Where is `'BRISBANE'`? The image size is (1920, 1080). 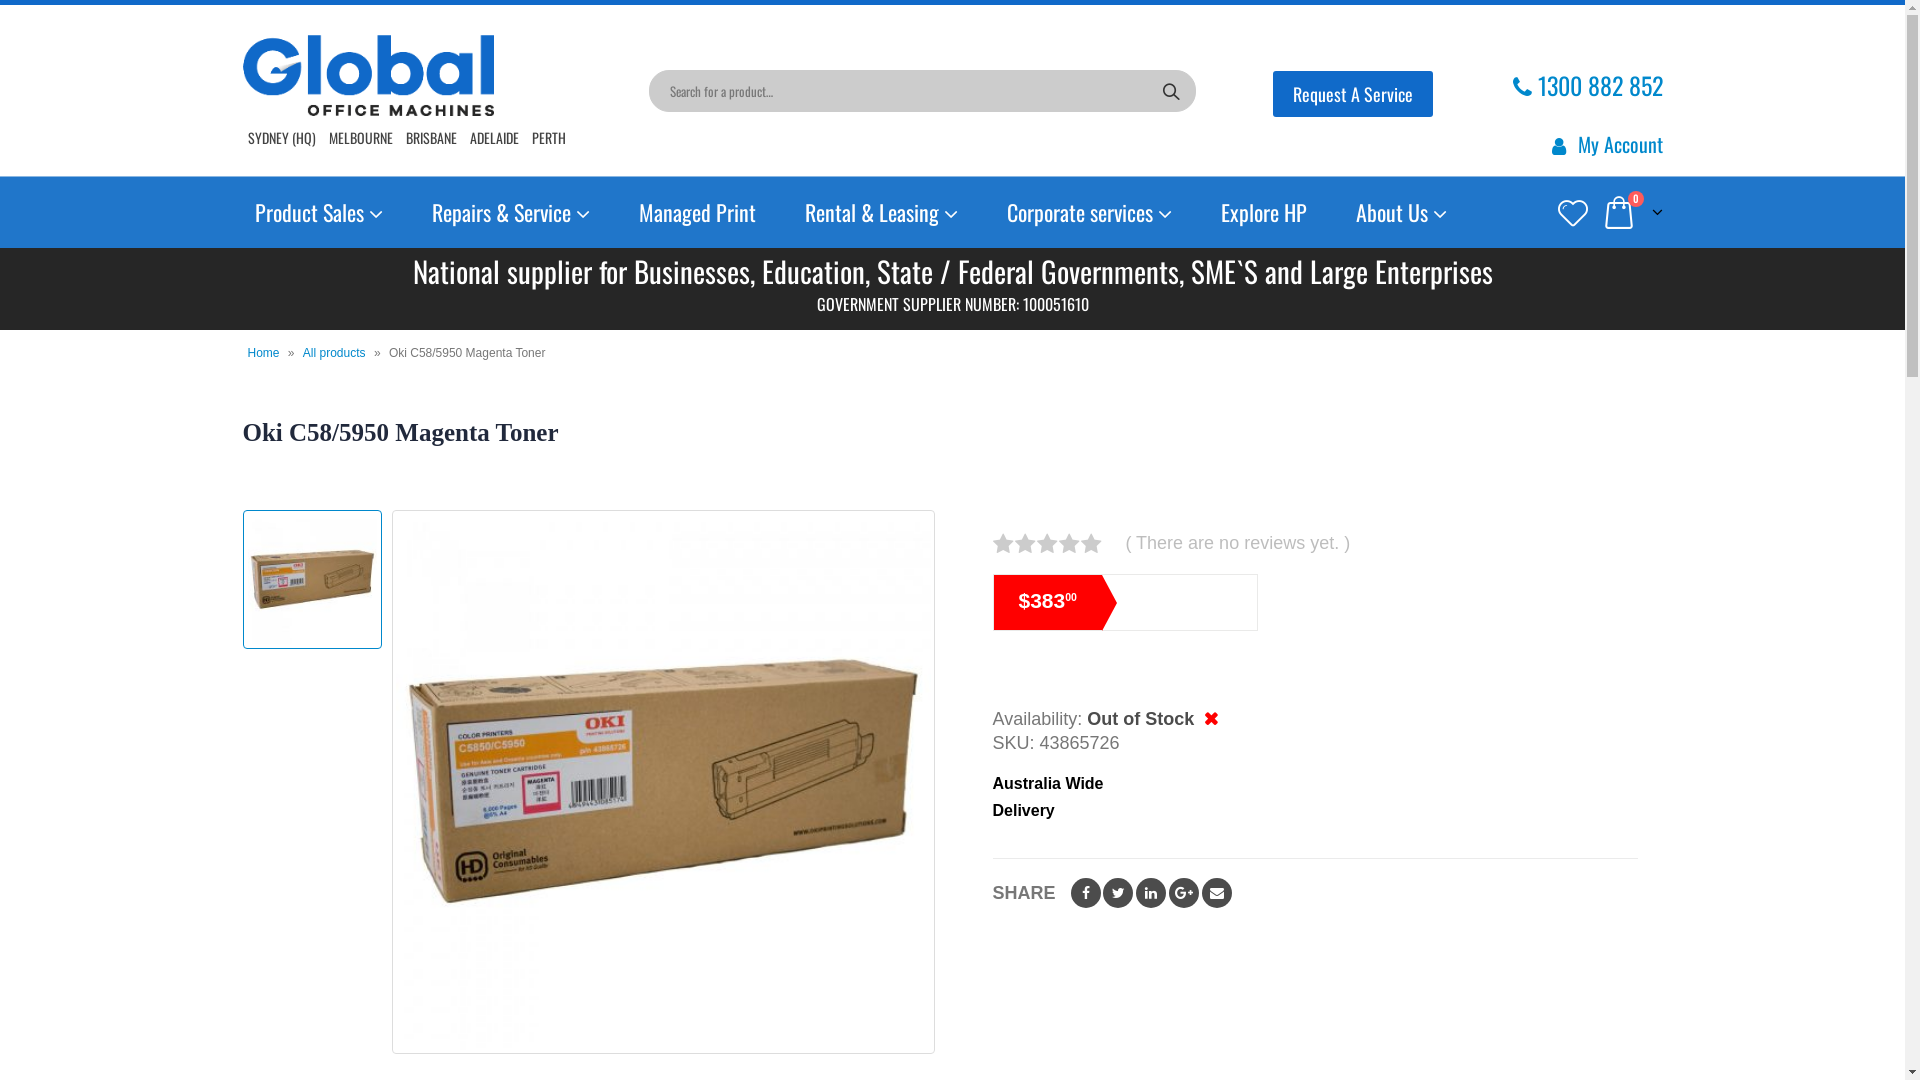
'BRISBANE' is located at coordinates (430, 136).